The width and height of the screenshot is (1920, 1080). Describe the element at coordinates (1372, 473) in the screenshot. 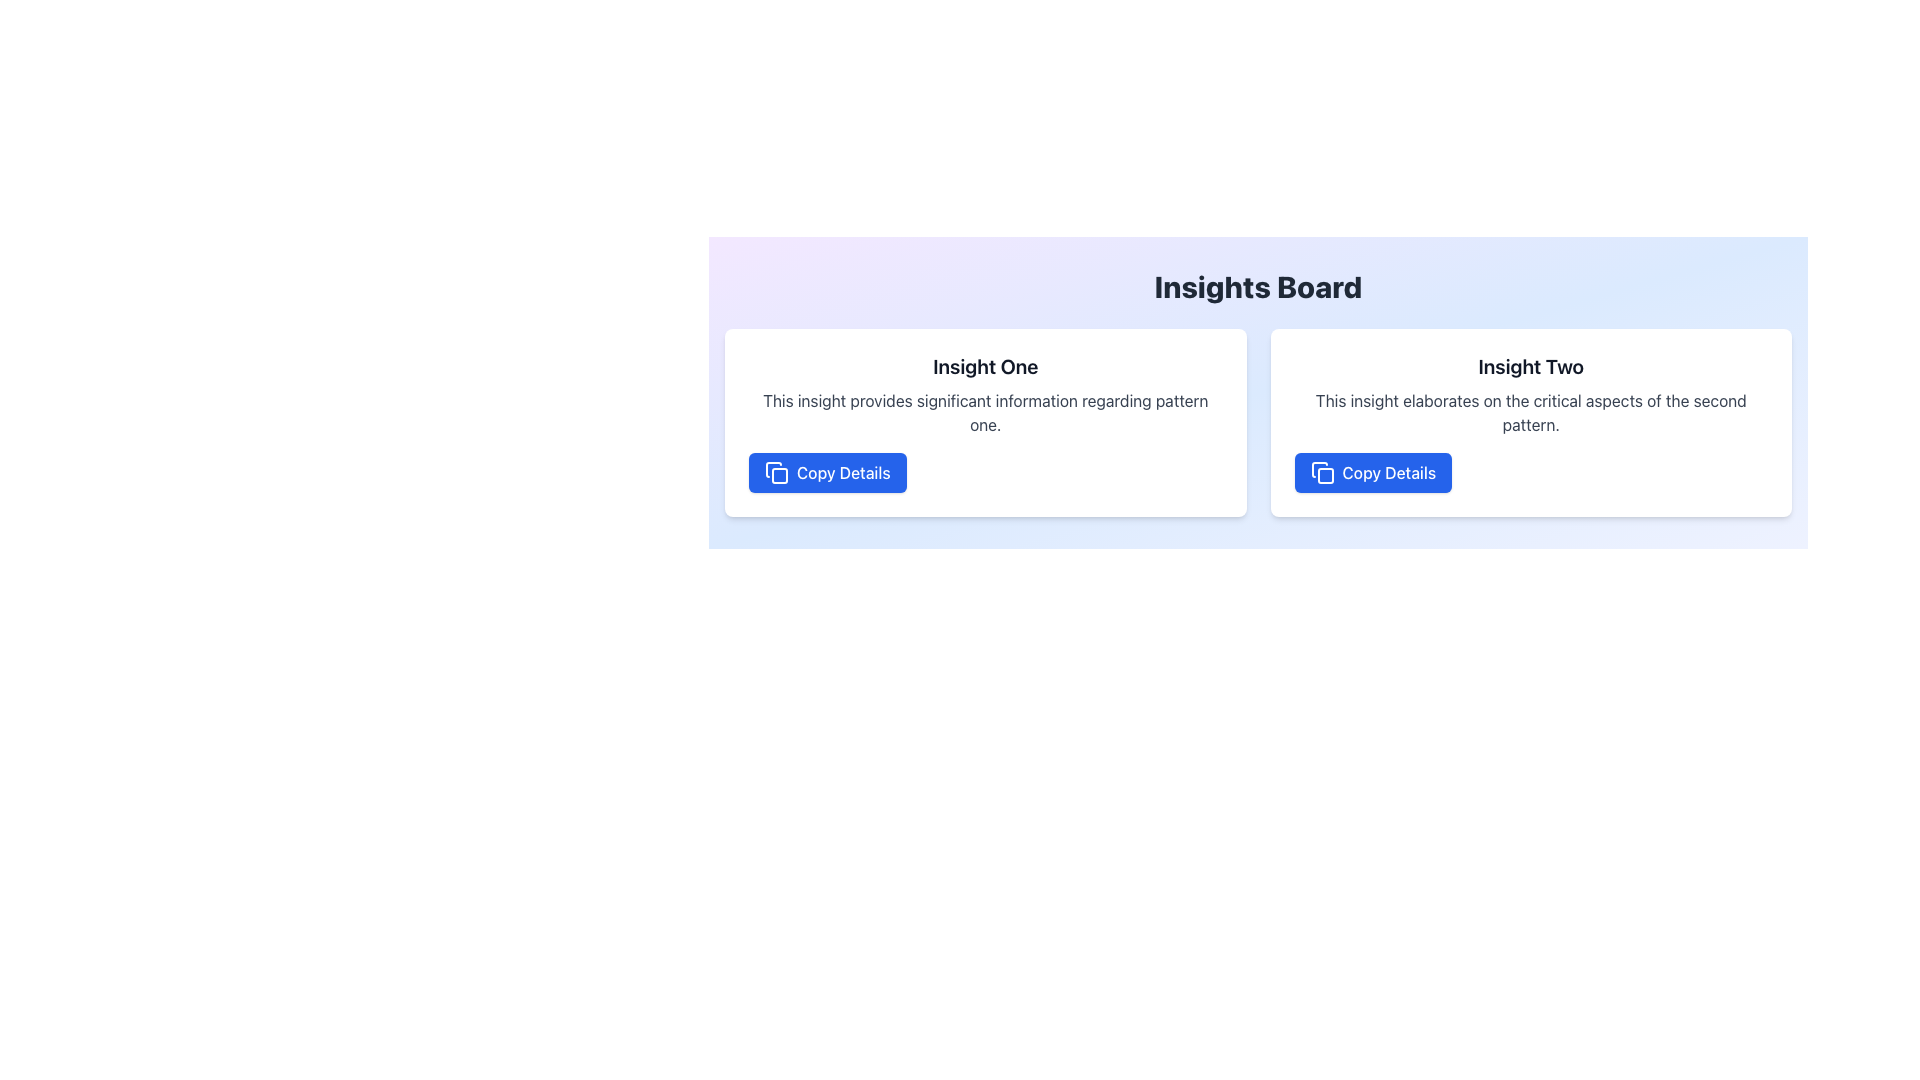

I see `the button located below the description text of the second insight to copy the details` at that location.